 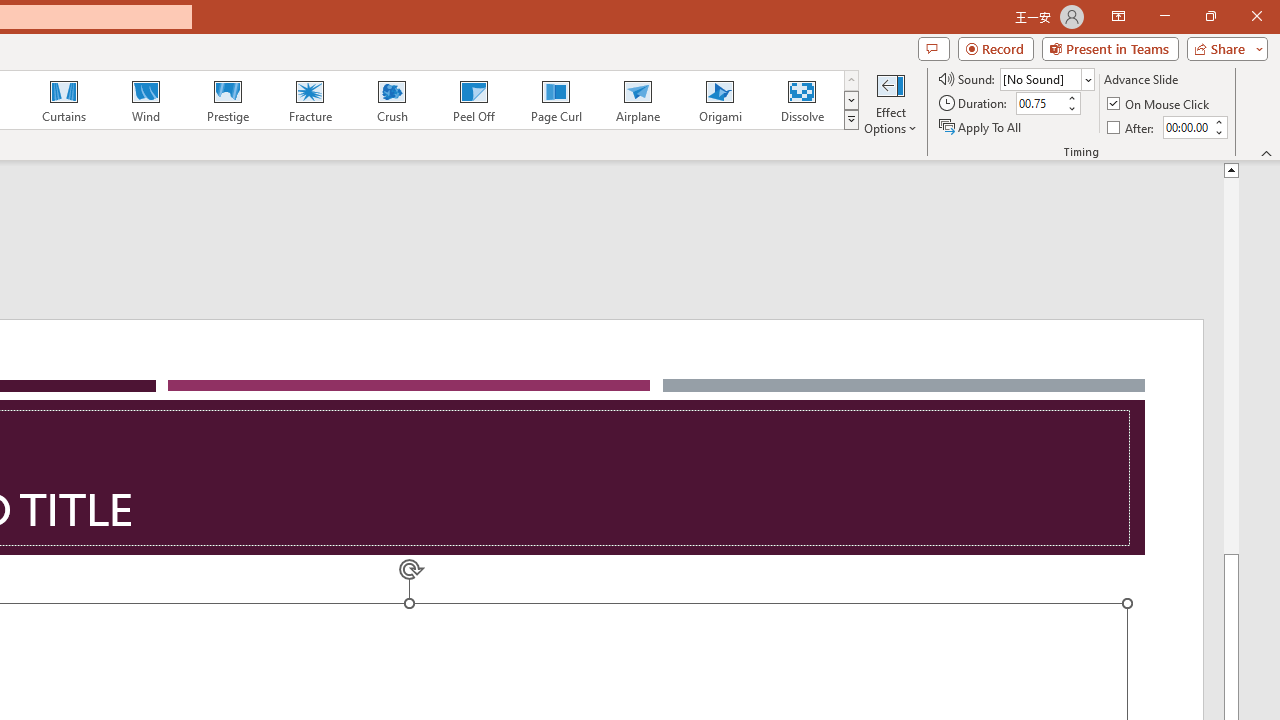 I want to click on 'Dissolve', so click(x=802, y=100).